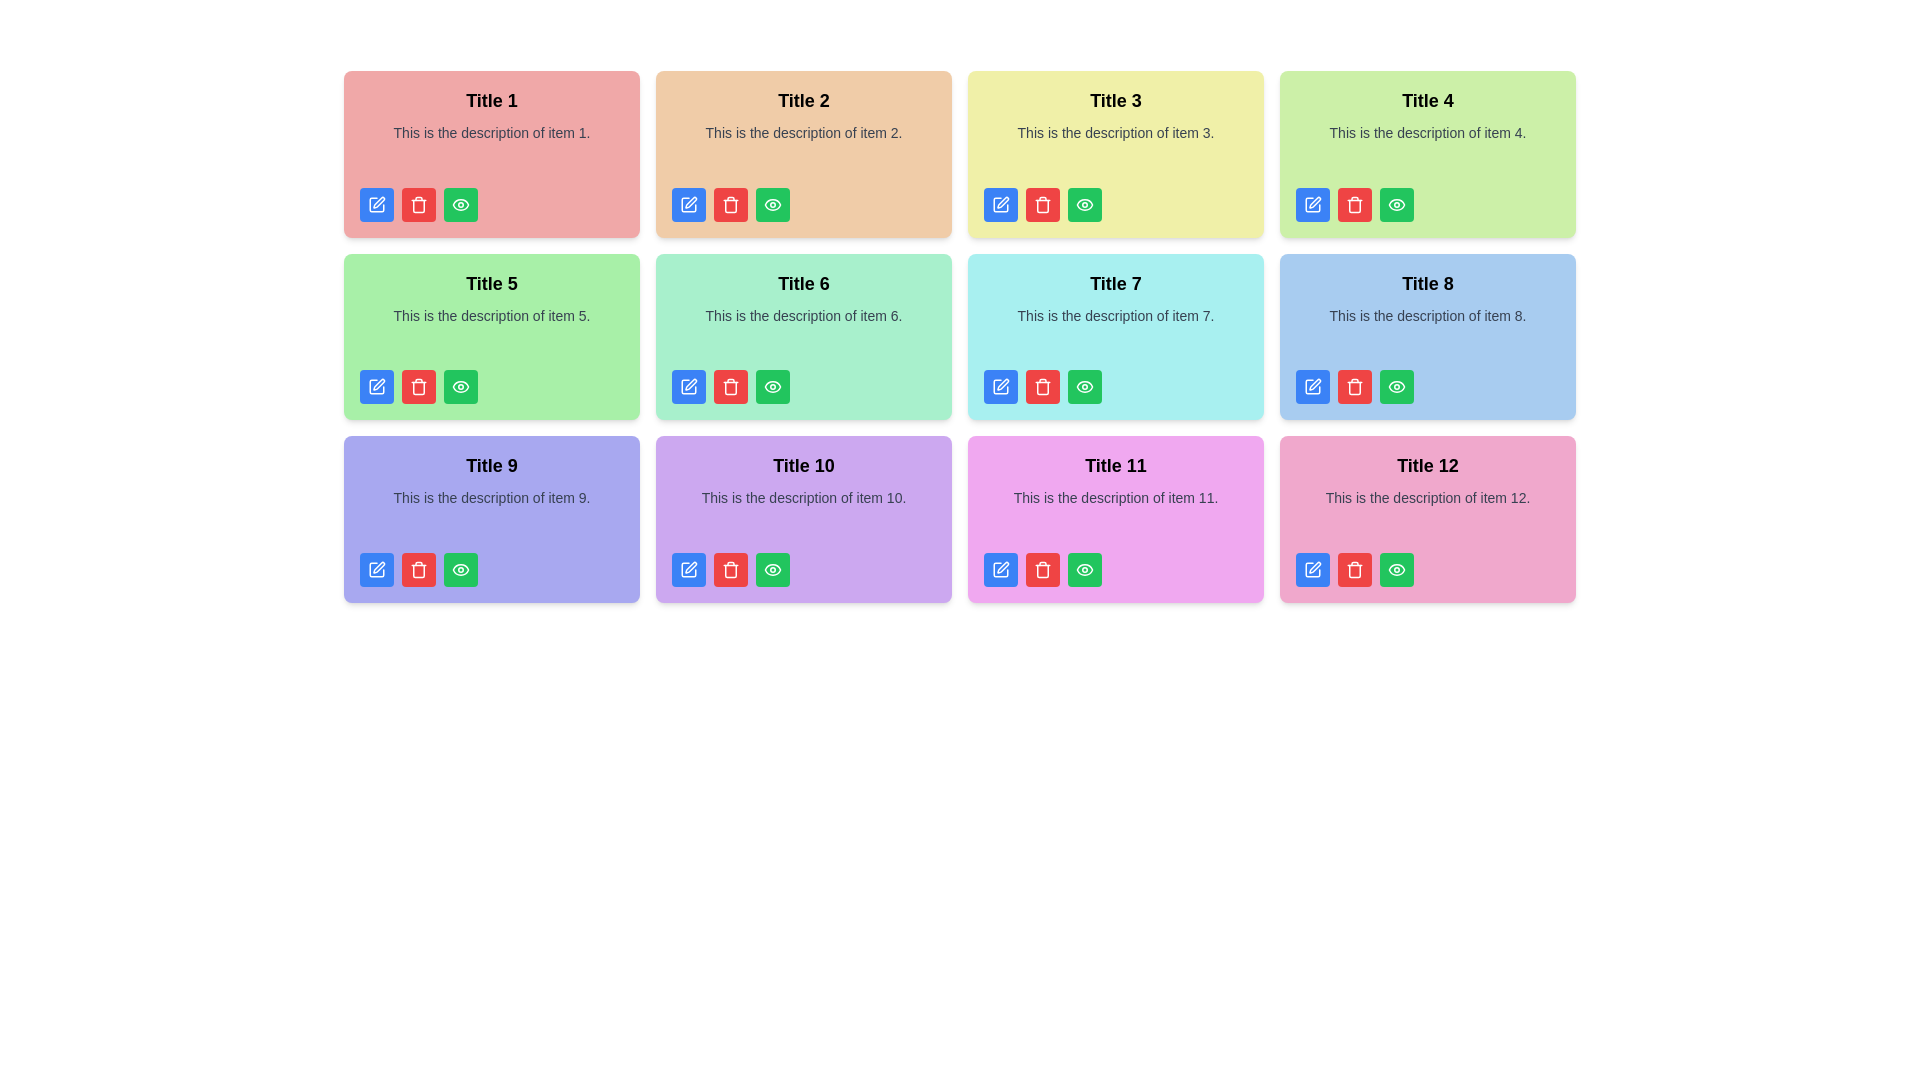 This screenshot has width=1920, height=1080. Describe the element at coordinates (1001, 204) in the screenshot. I see `the leftmost edit button located at the bottom-left corner of the card labeled 'Title 3' to initiate editing` at that location.